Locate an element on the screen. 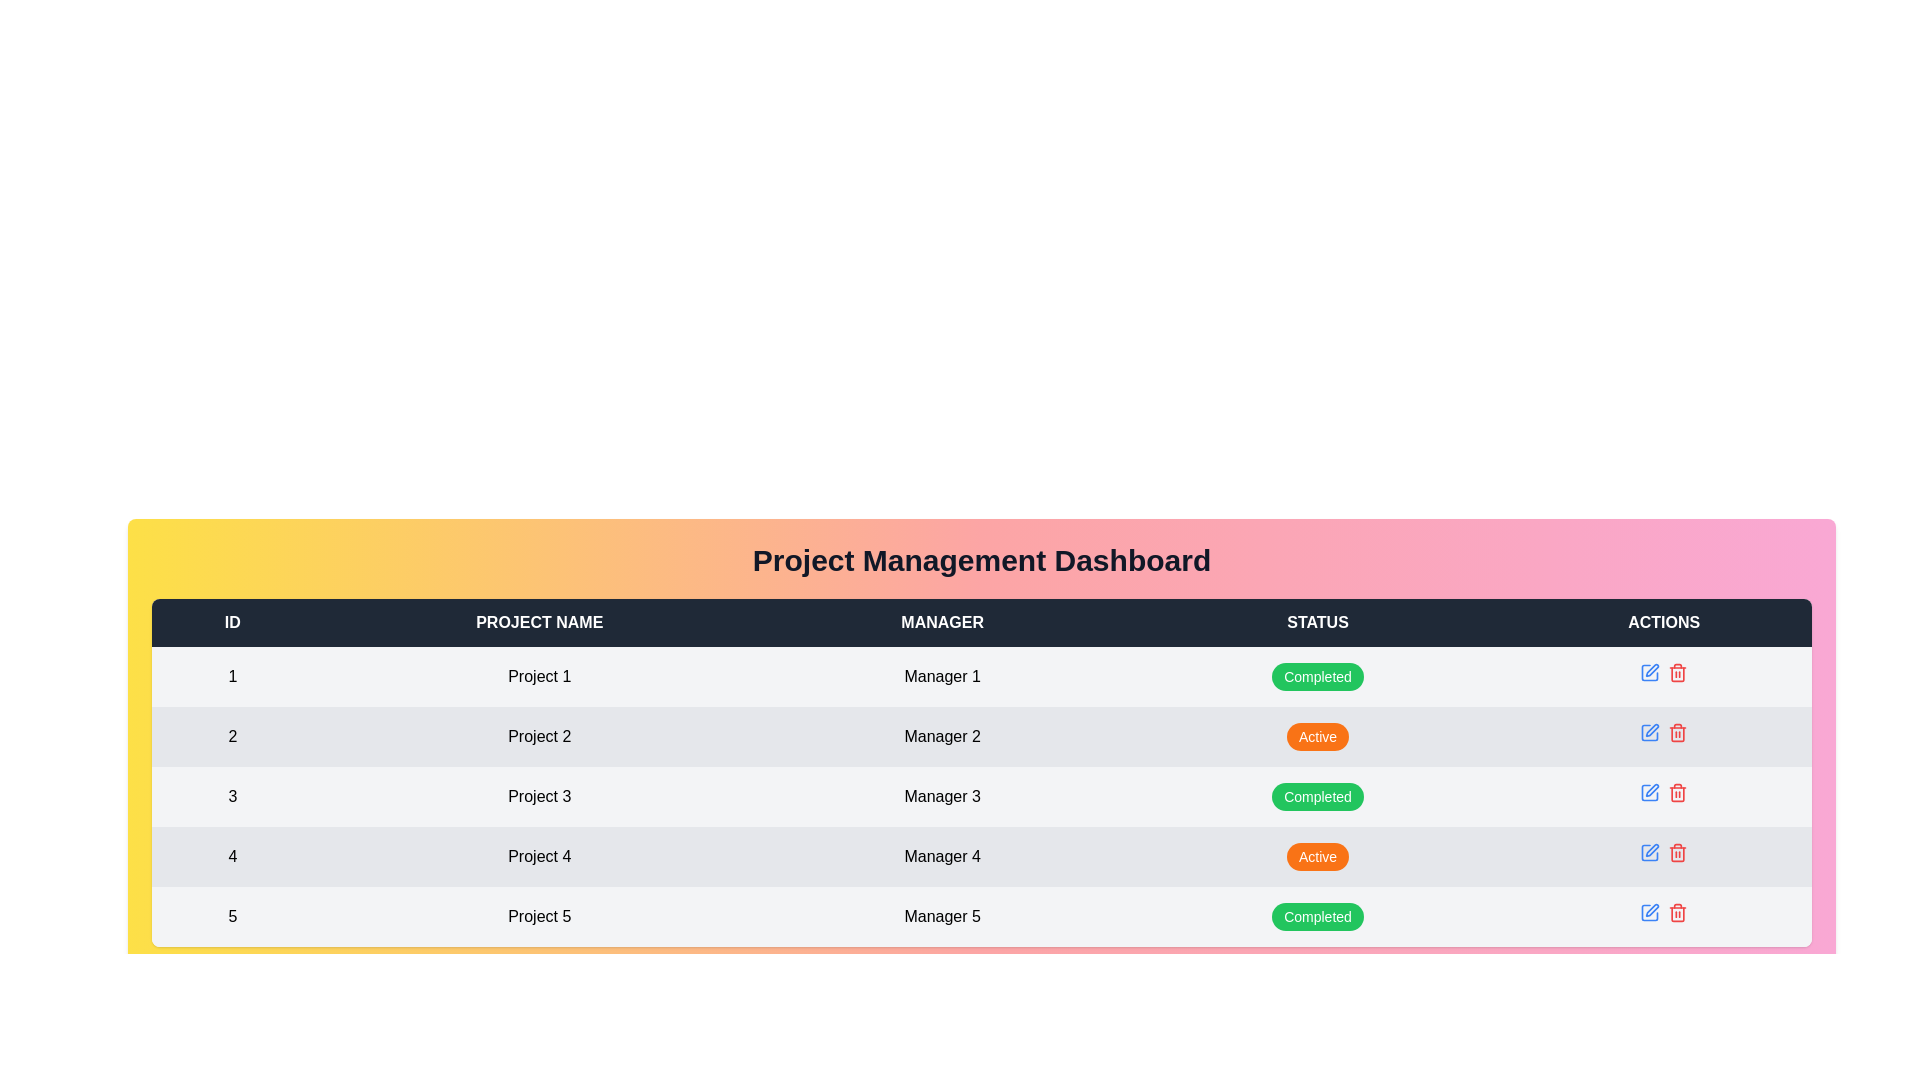 This screenshot has height=1080, width=1920. the third header text label that designates the column containing data about managers, located between 'Project Name' and 'Status' in the data table is located at coordinates (941, 622).